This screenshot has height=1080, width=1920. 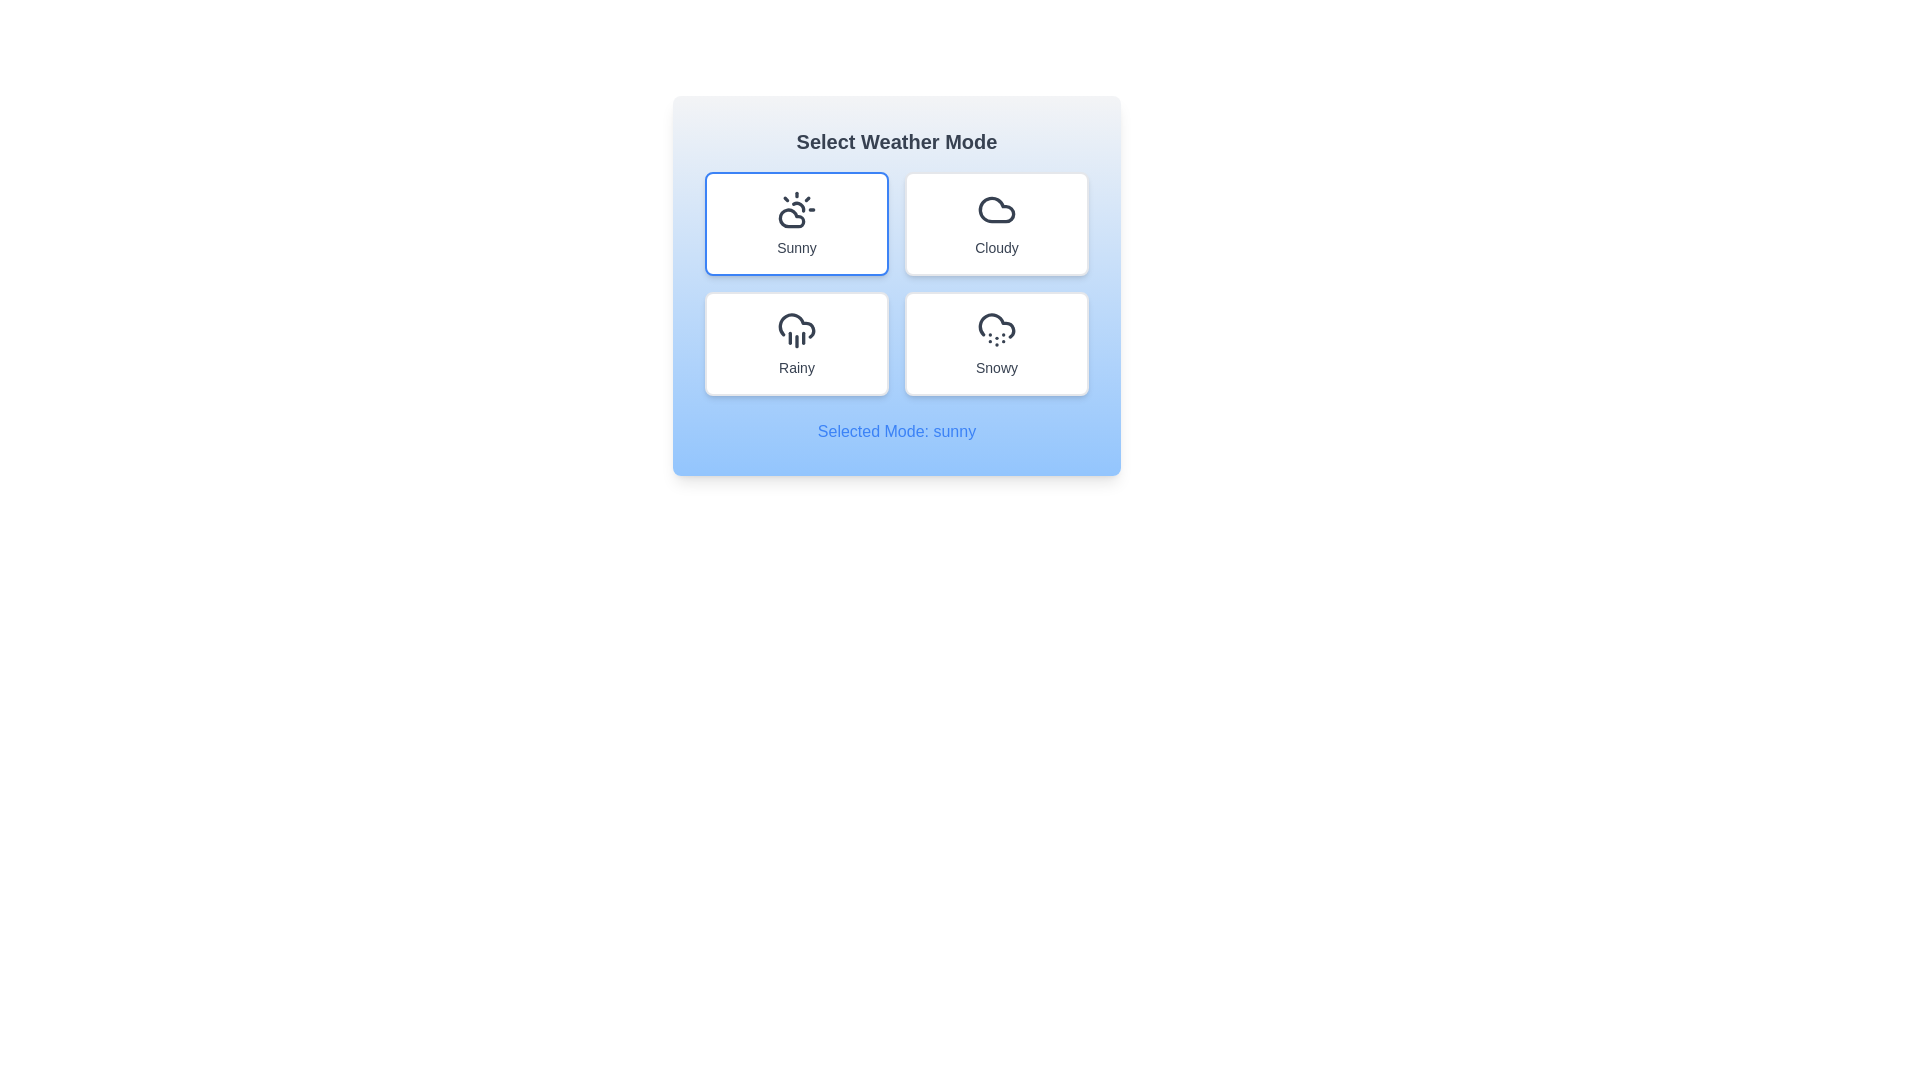 What do you see at coordinates (997, 223) in the screenshot?
I see `the weather mode cloudy by clicking on the corresponding button` at bounding box center [997, 223].